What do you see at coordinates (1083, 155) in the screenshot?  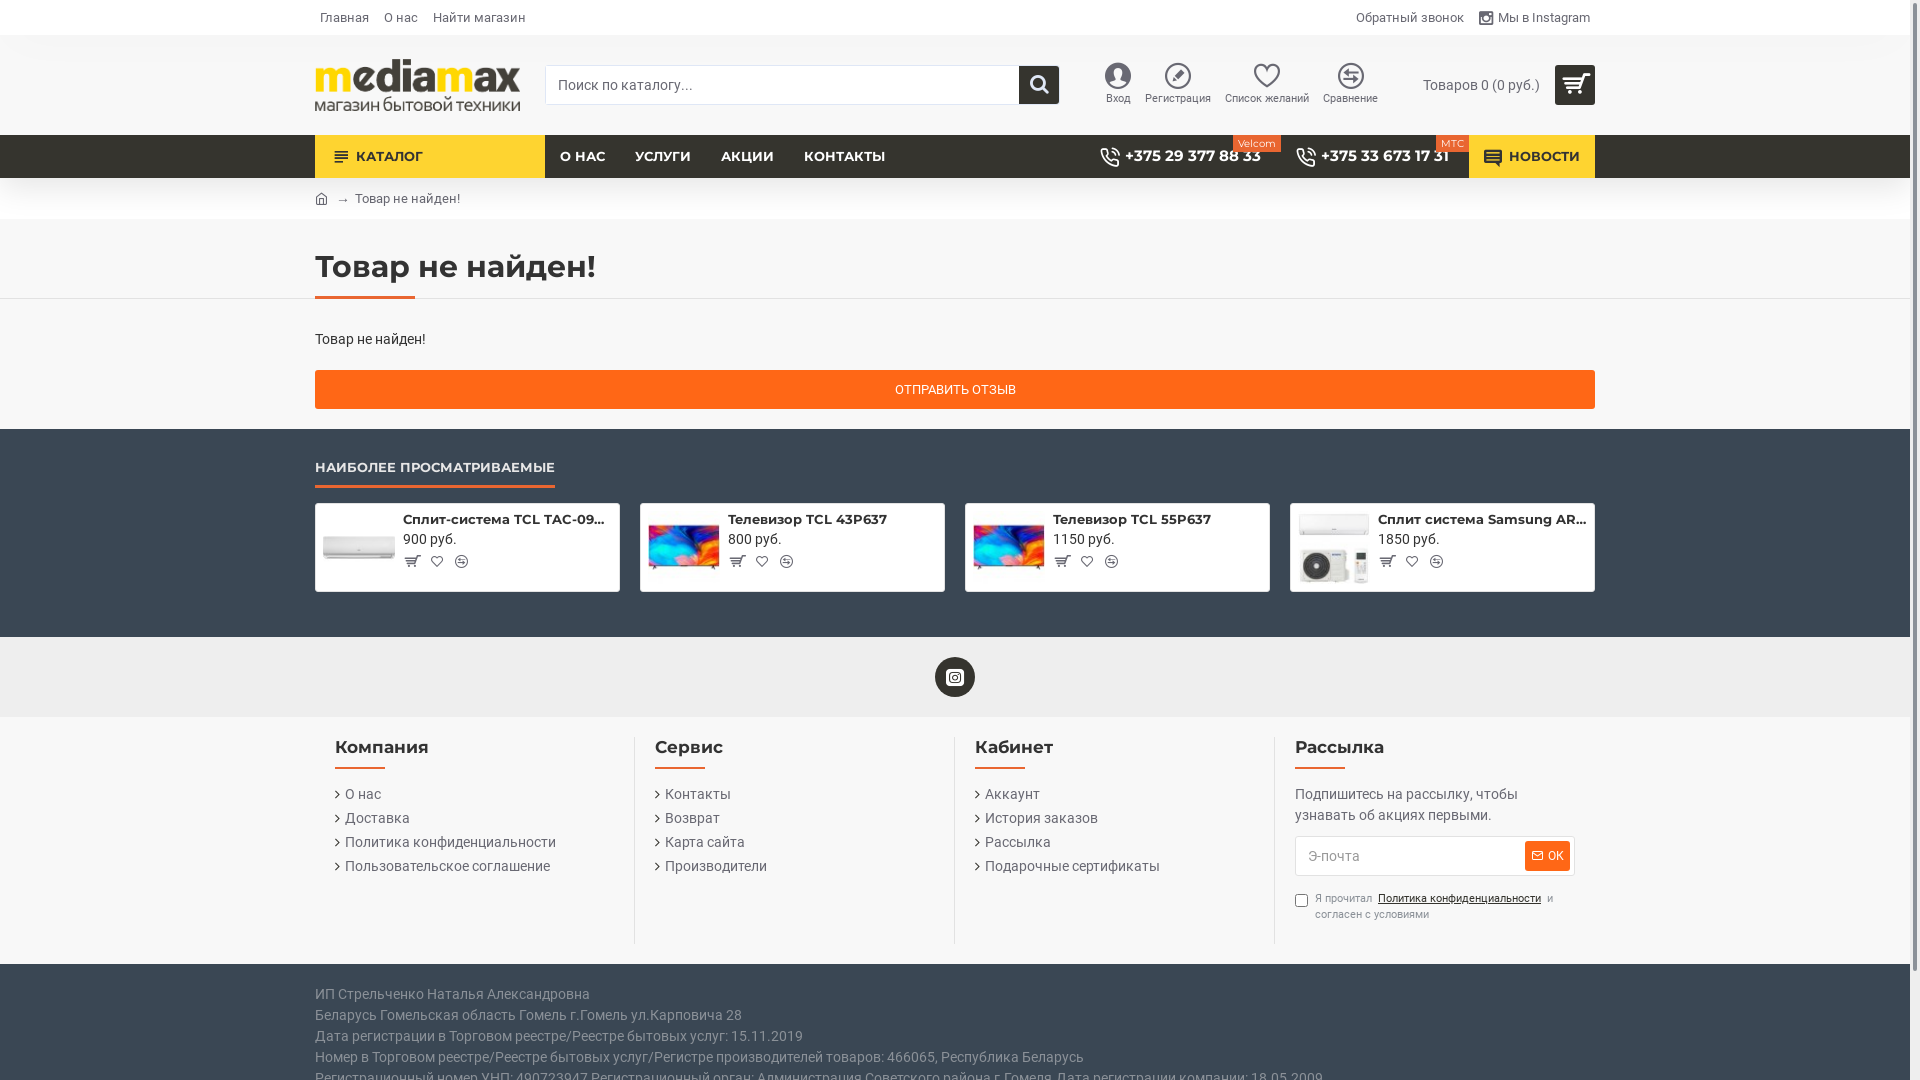 I see `'+375 29 377 88 33` at bounding box center [1083, 155].